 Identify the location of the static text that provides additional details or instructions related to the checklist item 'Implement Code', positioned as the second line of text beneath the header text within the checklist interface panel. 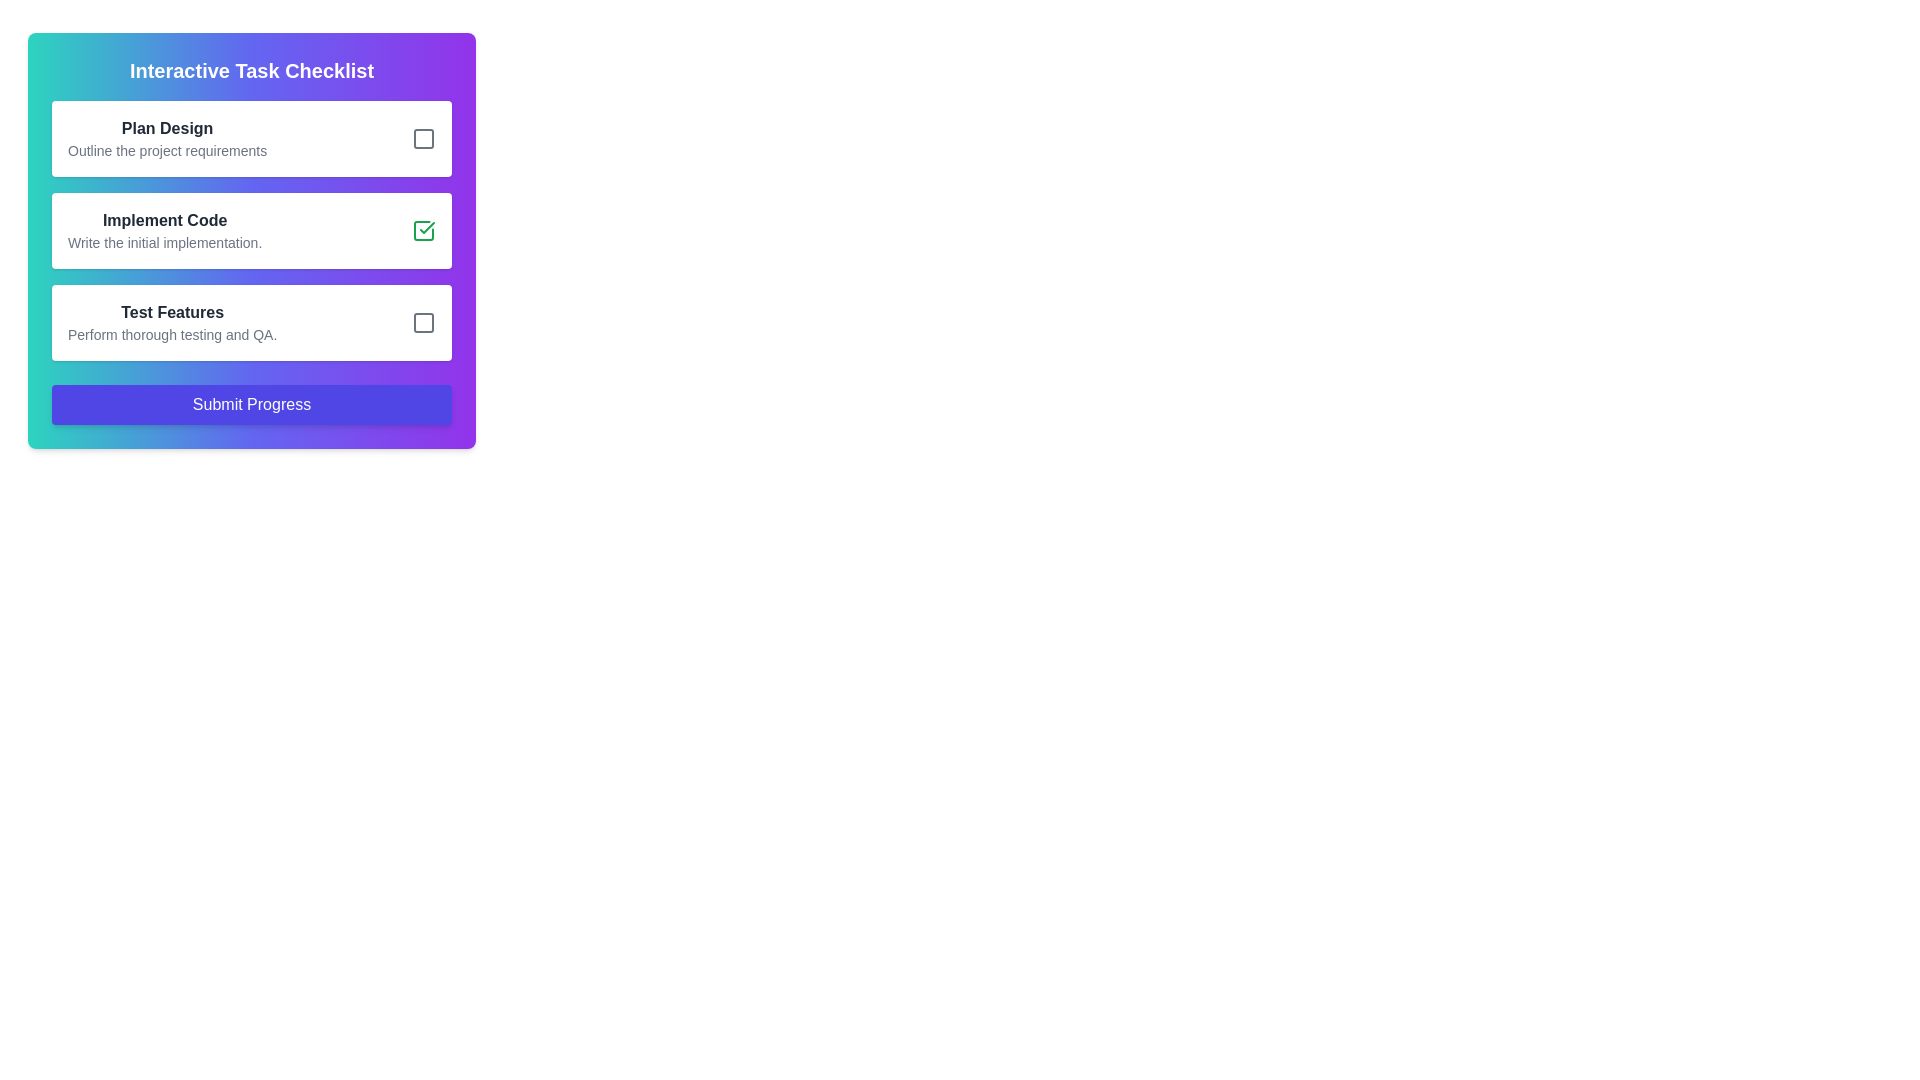
(165, 242).